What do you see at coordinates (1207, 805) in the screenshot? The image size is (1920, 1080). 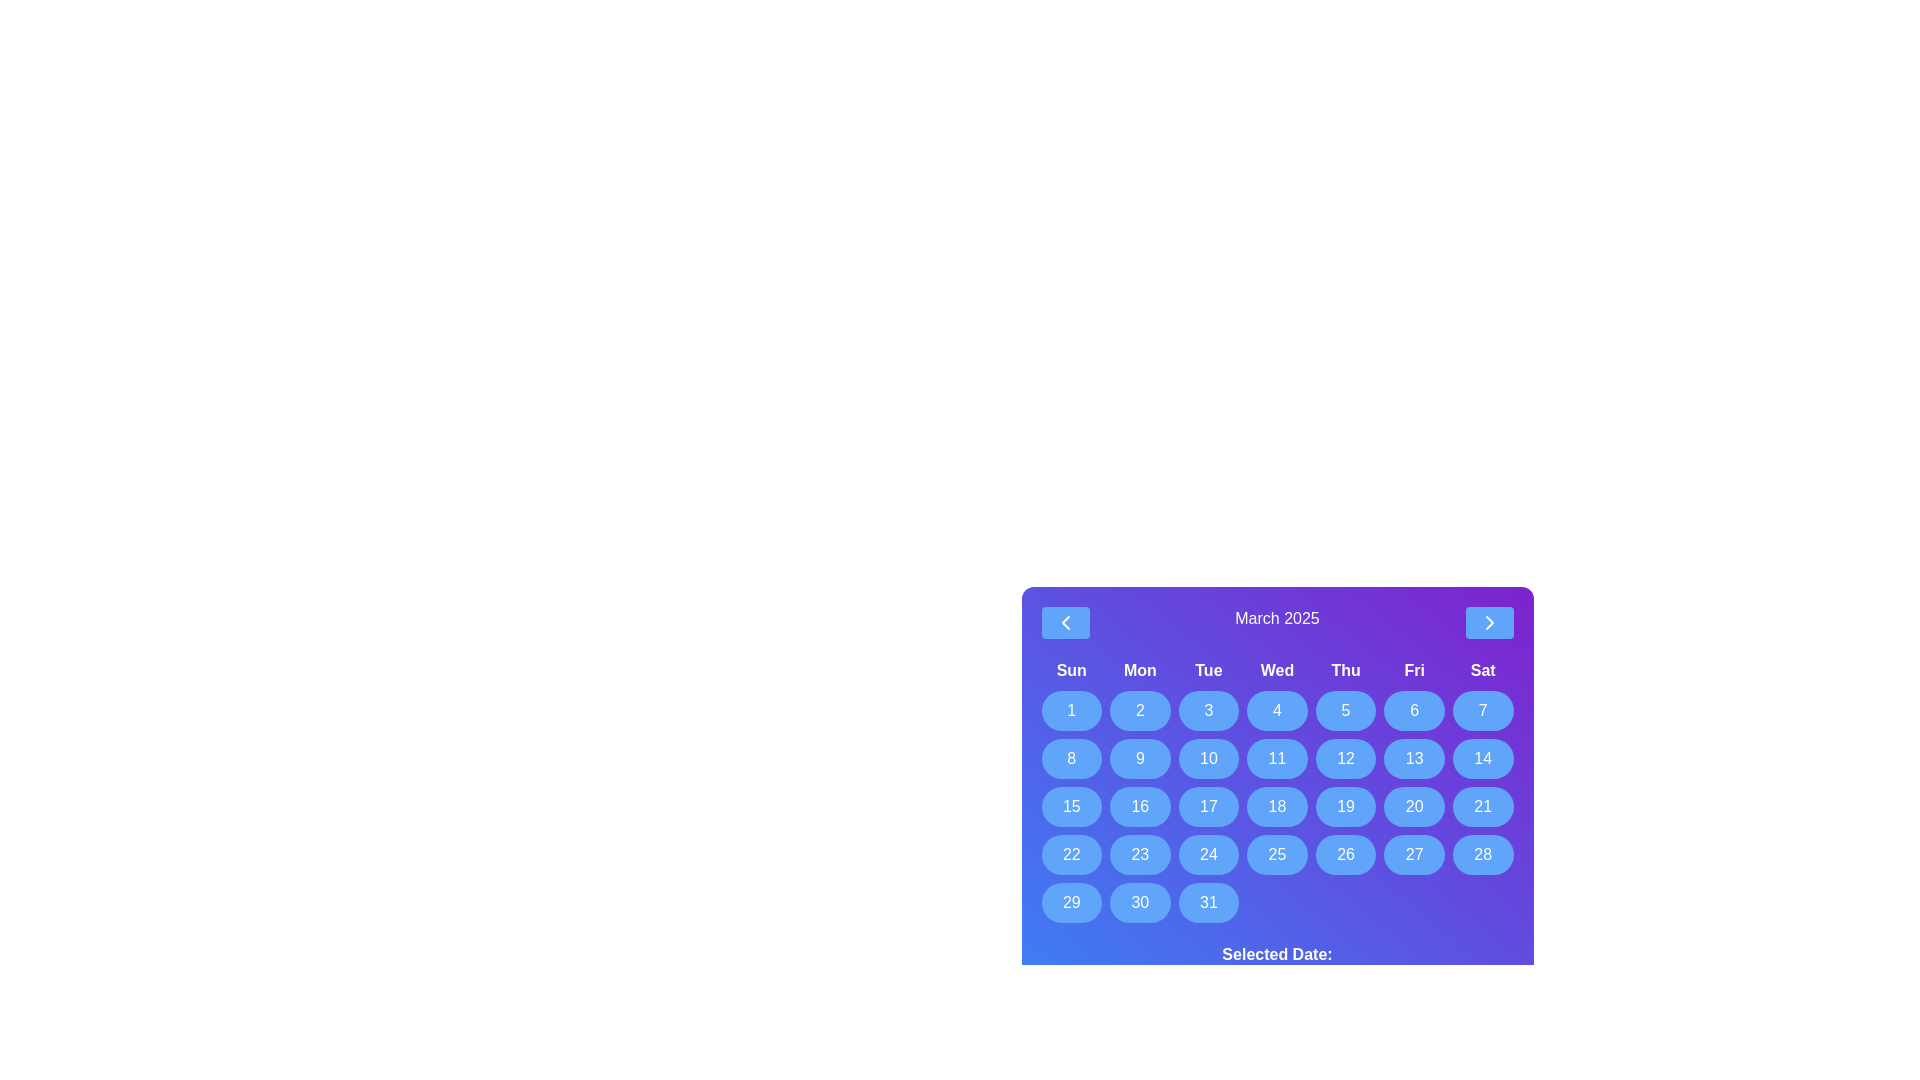 I see `the circular button labeled '17' with a blue background in the calendar grid` at bounding box center [1207, 805].